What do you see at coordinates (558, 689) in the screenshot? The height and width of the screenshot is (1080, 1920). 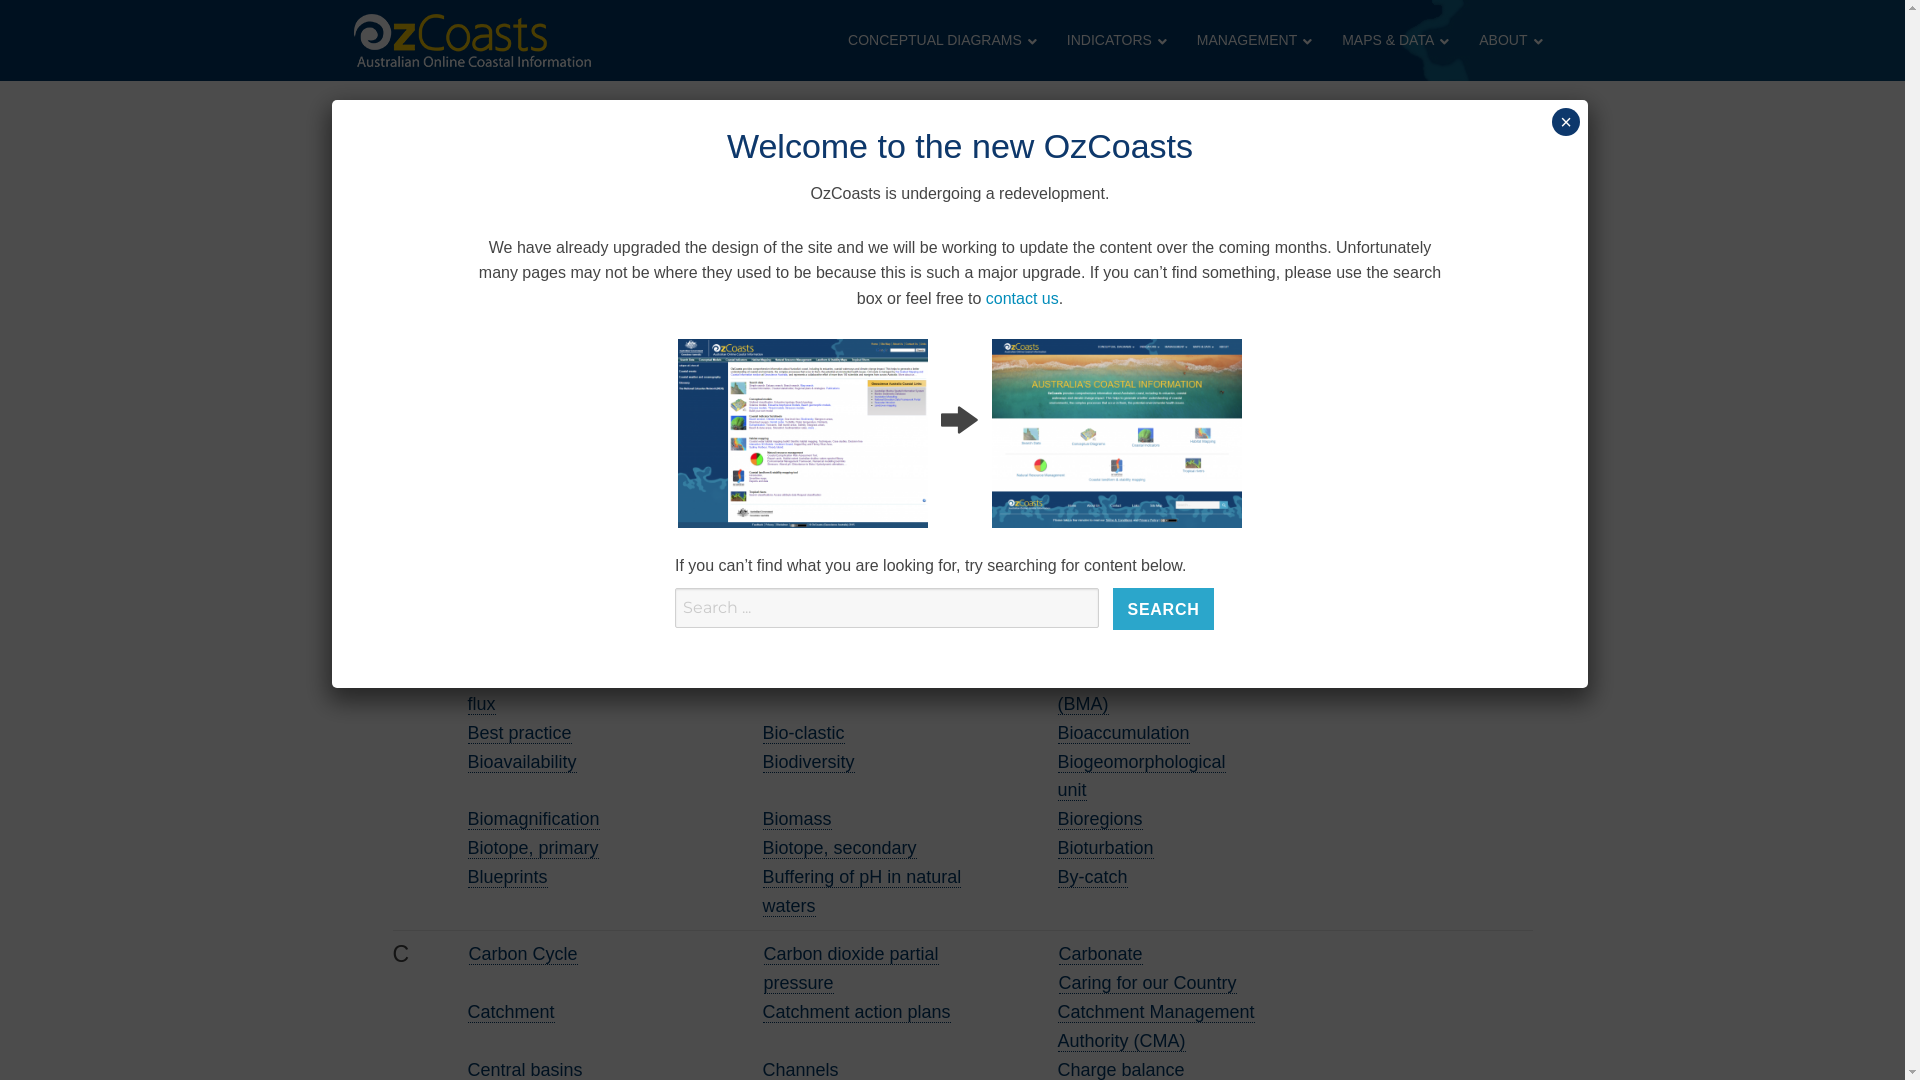 I see `'Benthic carbon dioxide flux'` at bounding box center [558, 689].